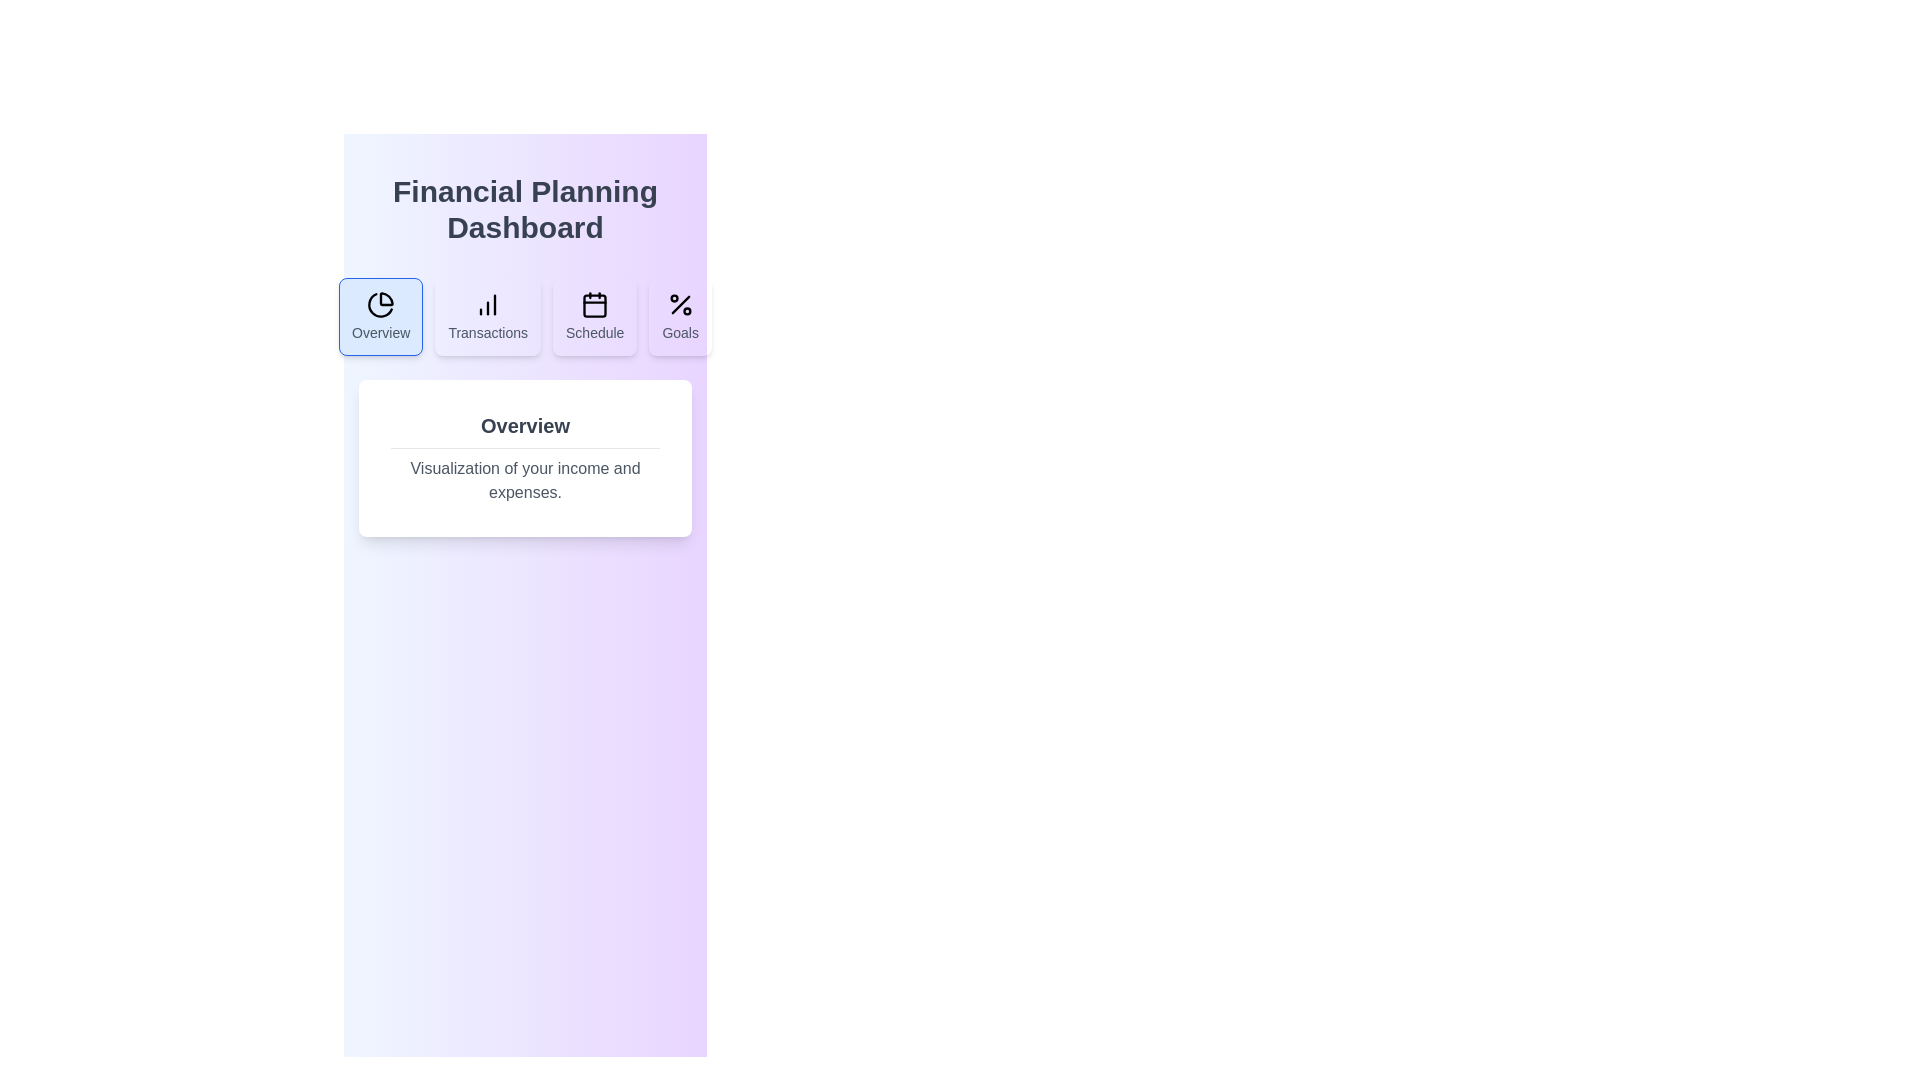 The image size is (1920, 1080). Describe the element at coordinates (381, 304) in the screenshot. I see `the pie chart icon located on the 'Overview' button in the top left of the interface` at that location.